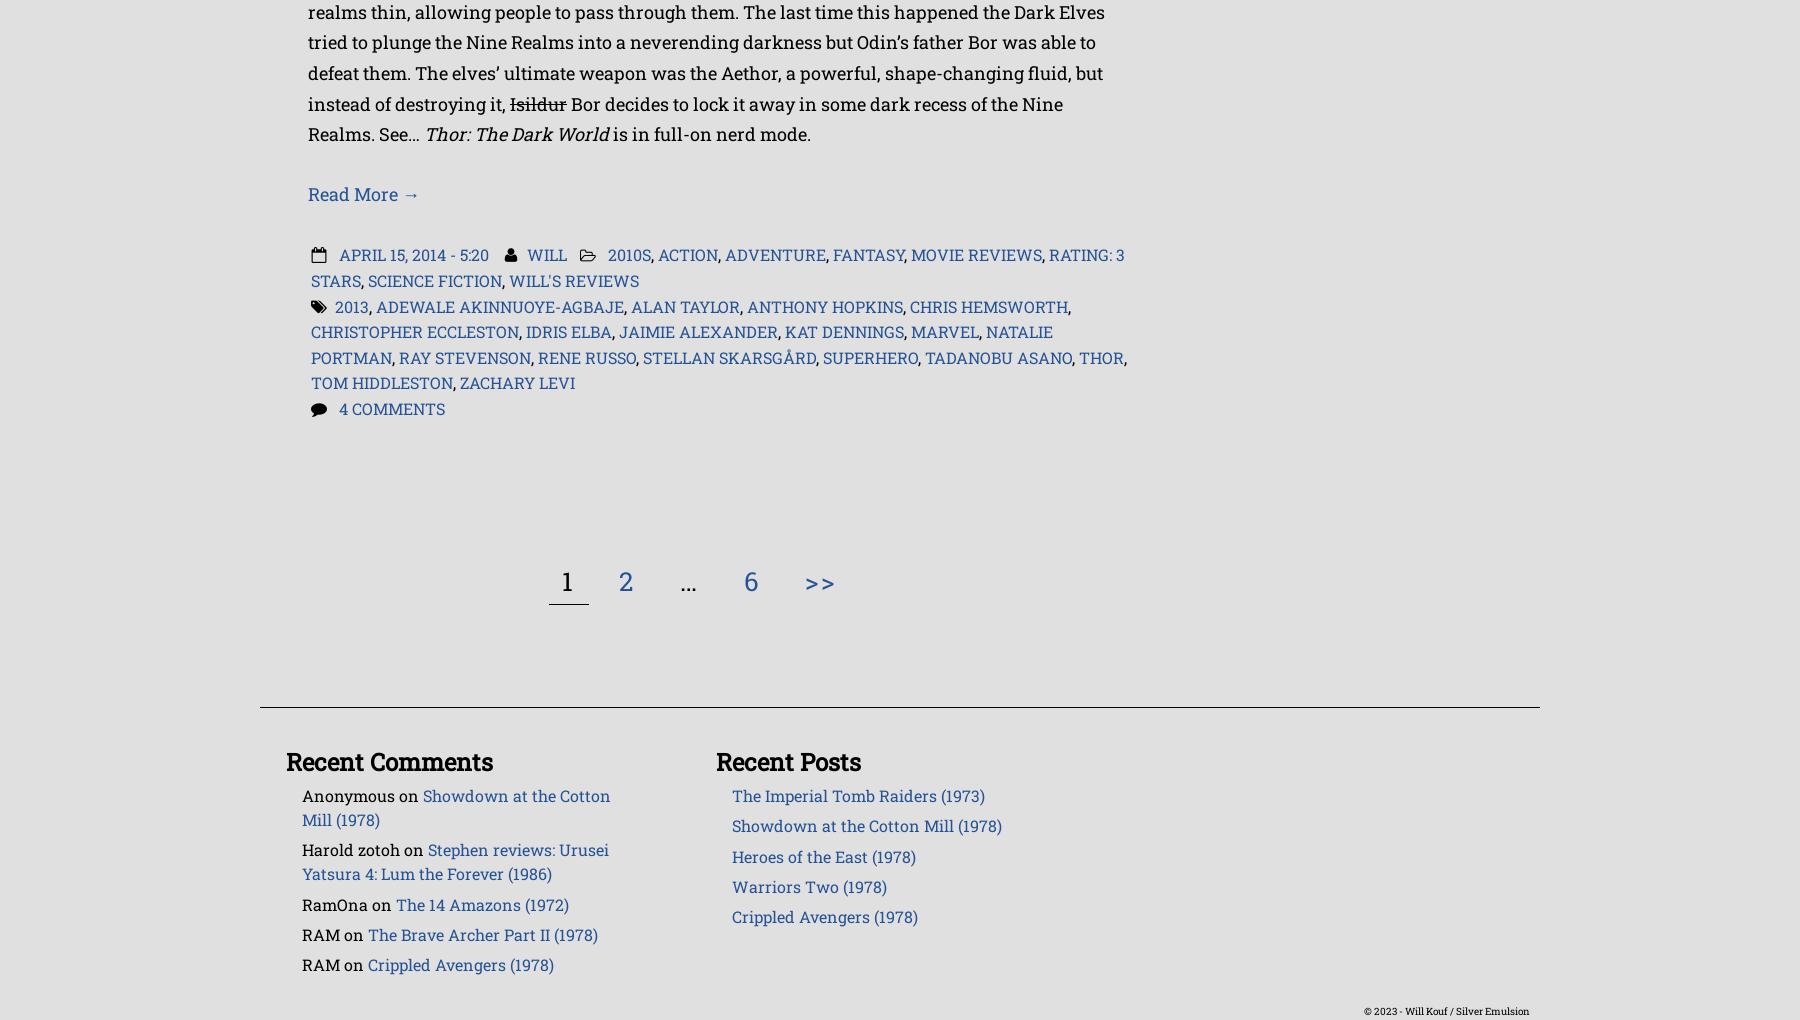  I want to click on 'Jaimie Alexander', so click(697, 331).